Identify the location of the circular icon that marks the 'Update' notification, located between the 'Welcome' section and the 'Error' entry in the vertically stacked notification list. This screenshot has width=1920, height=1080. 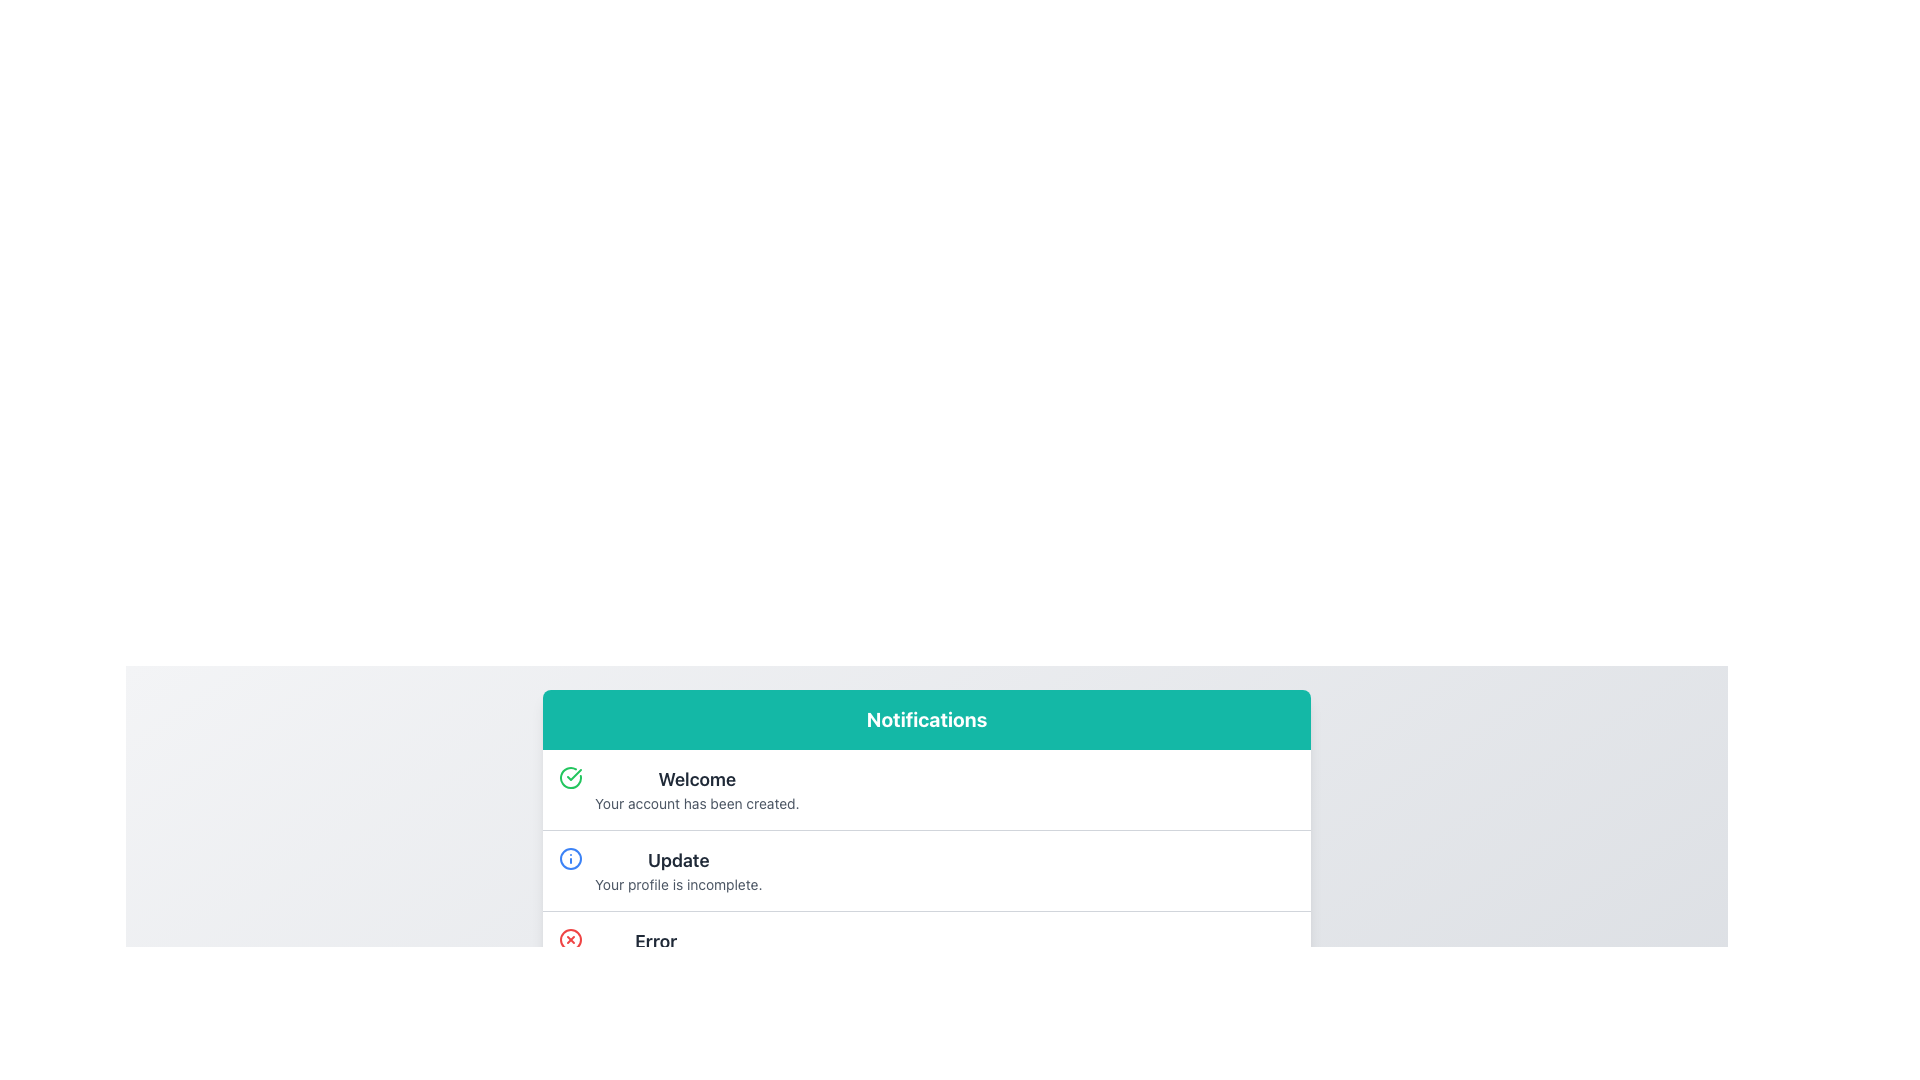
(570, 858).